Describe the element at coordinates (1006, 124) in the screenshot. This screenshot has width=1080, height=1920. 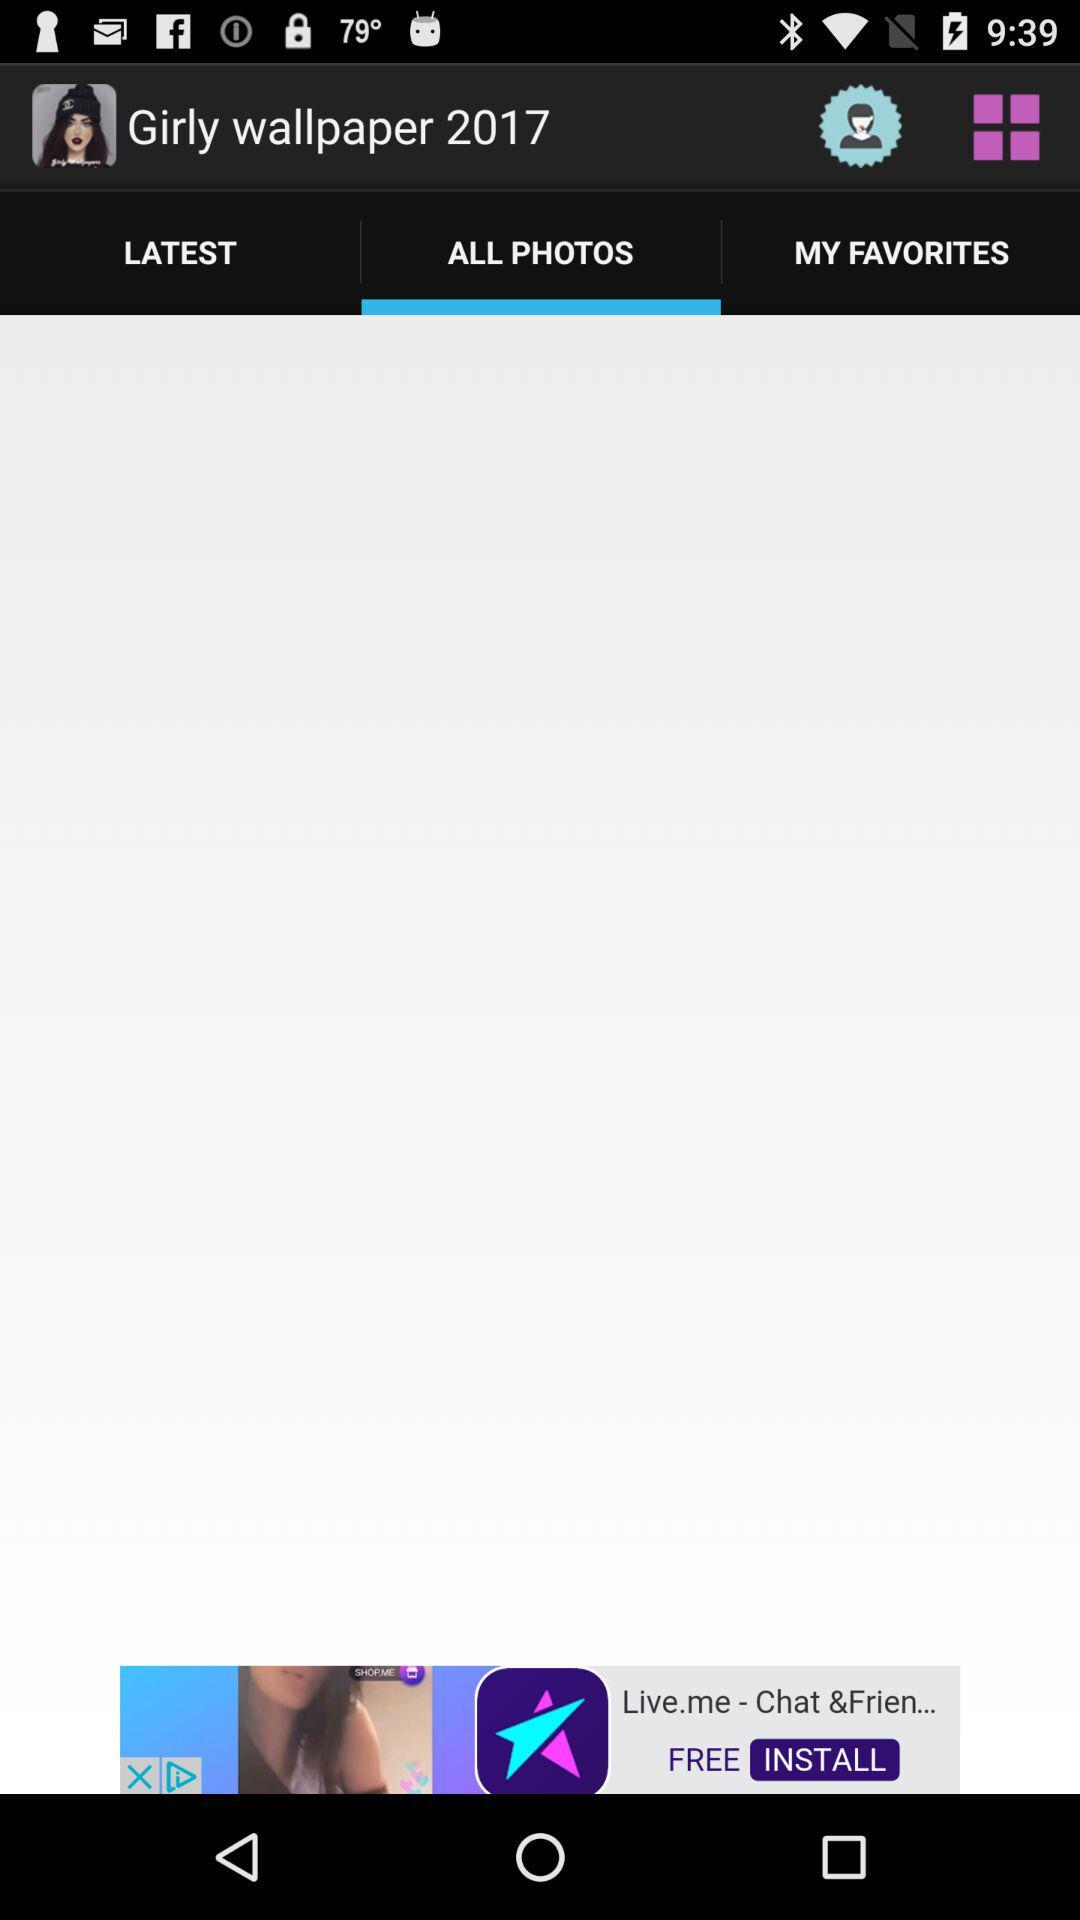
I see `all` at that location.